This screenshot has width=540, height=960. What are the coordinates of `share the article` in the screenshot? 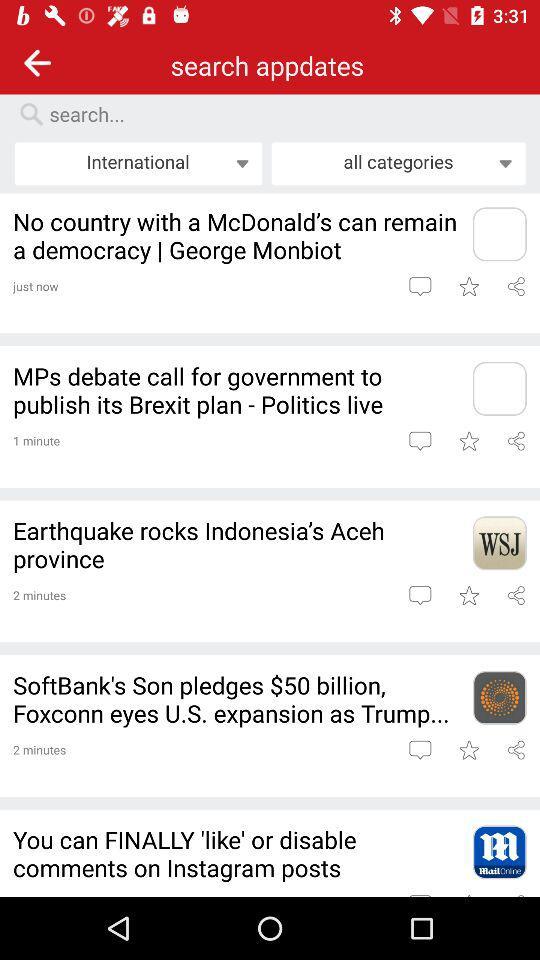 It's located at (516, 595).